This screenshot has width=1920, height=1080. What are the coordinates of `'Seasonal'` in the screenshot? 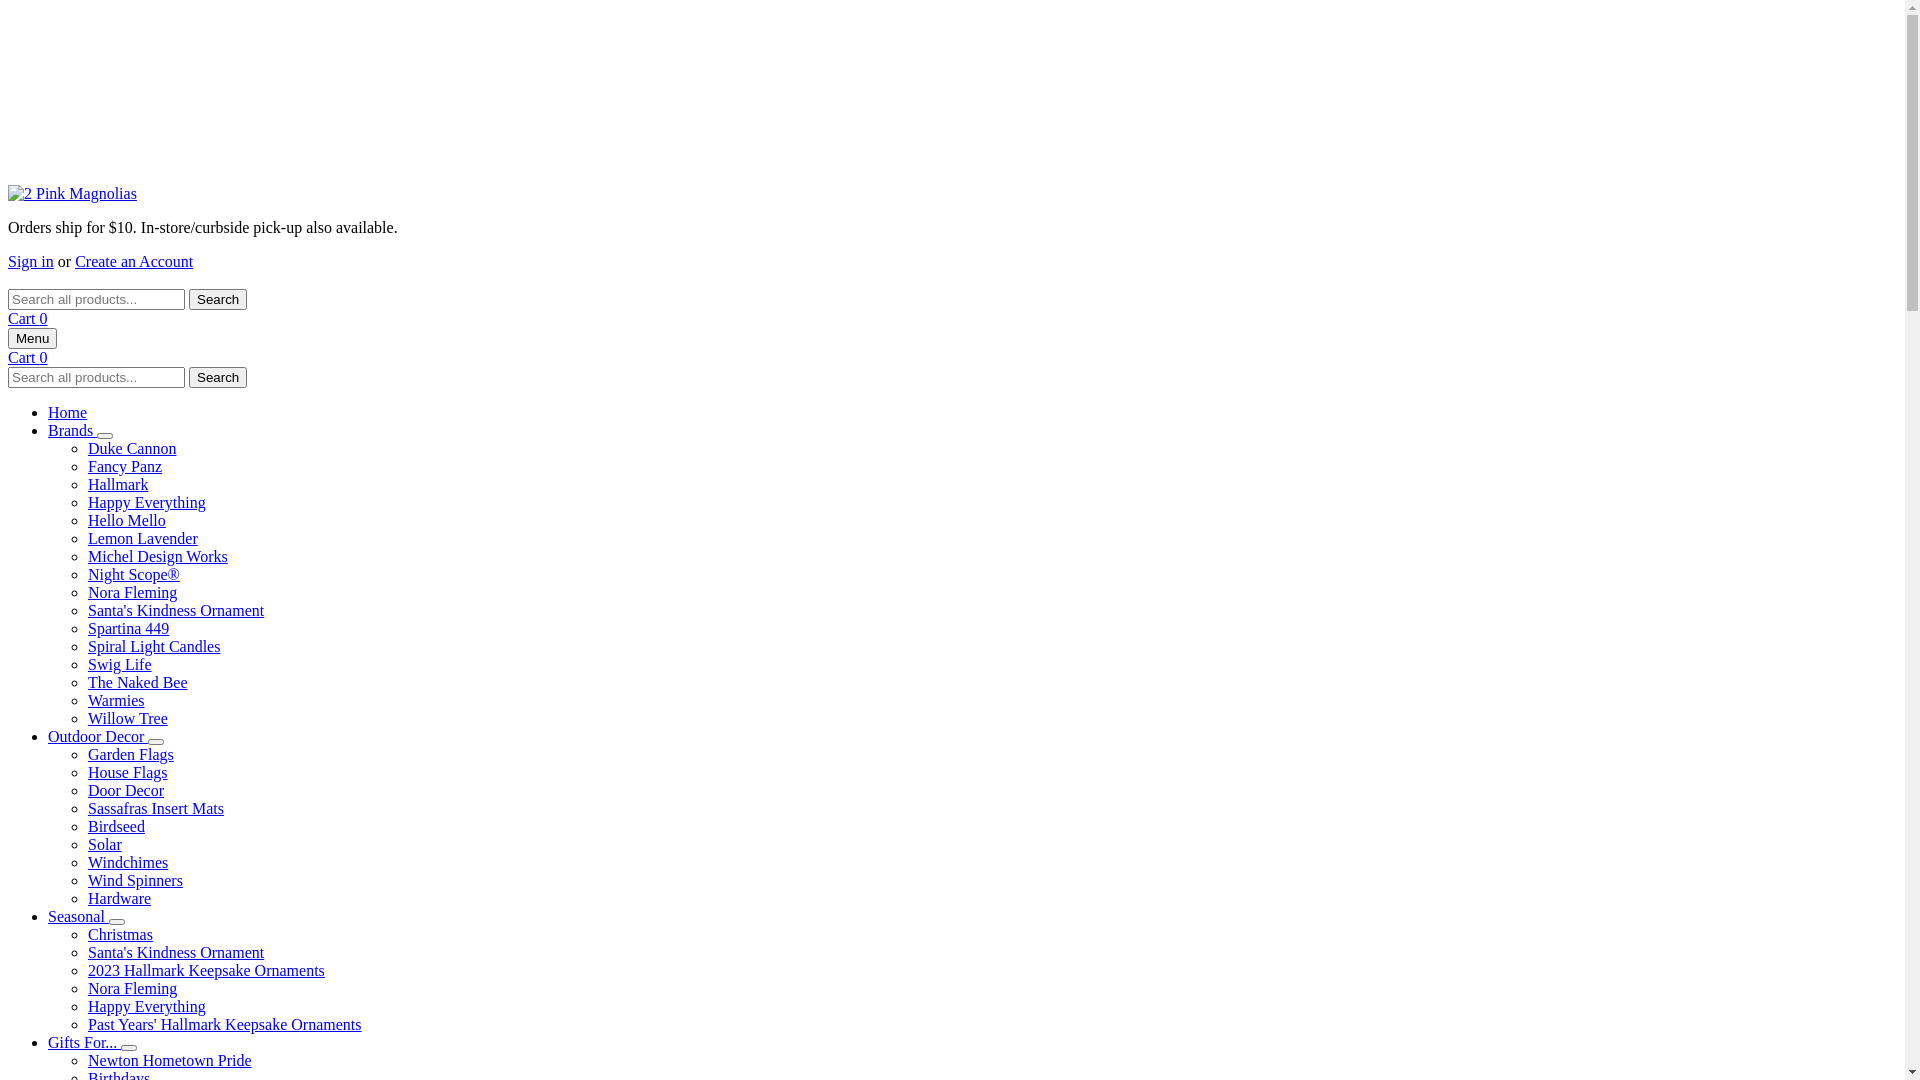 It's located at (78, 916).